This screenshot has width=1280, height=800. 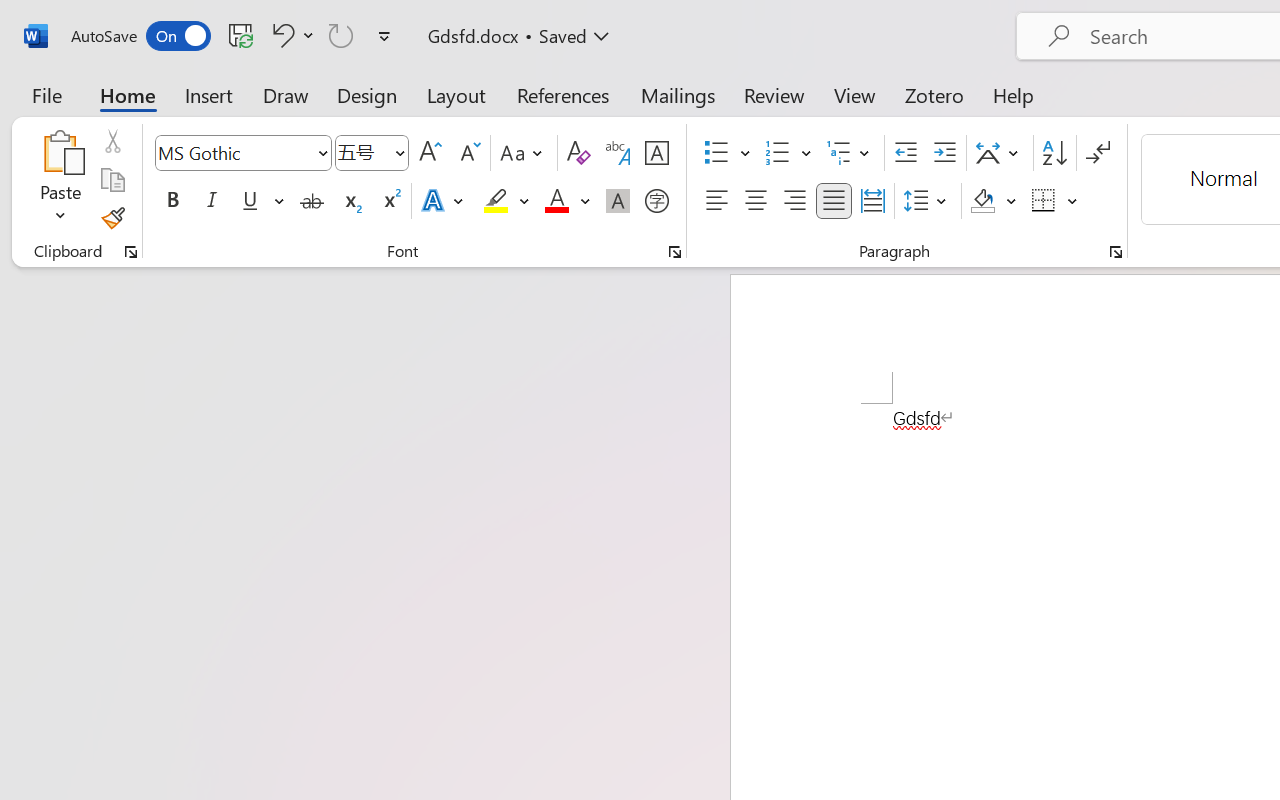 I want to click on 'Character Border', so click(x=656, y=153).